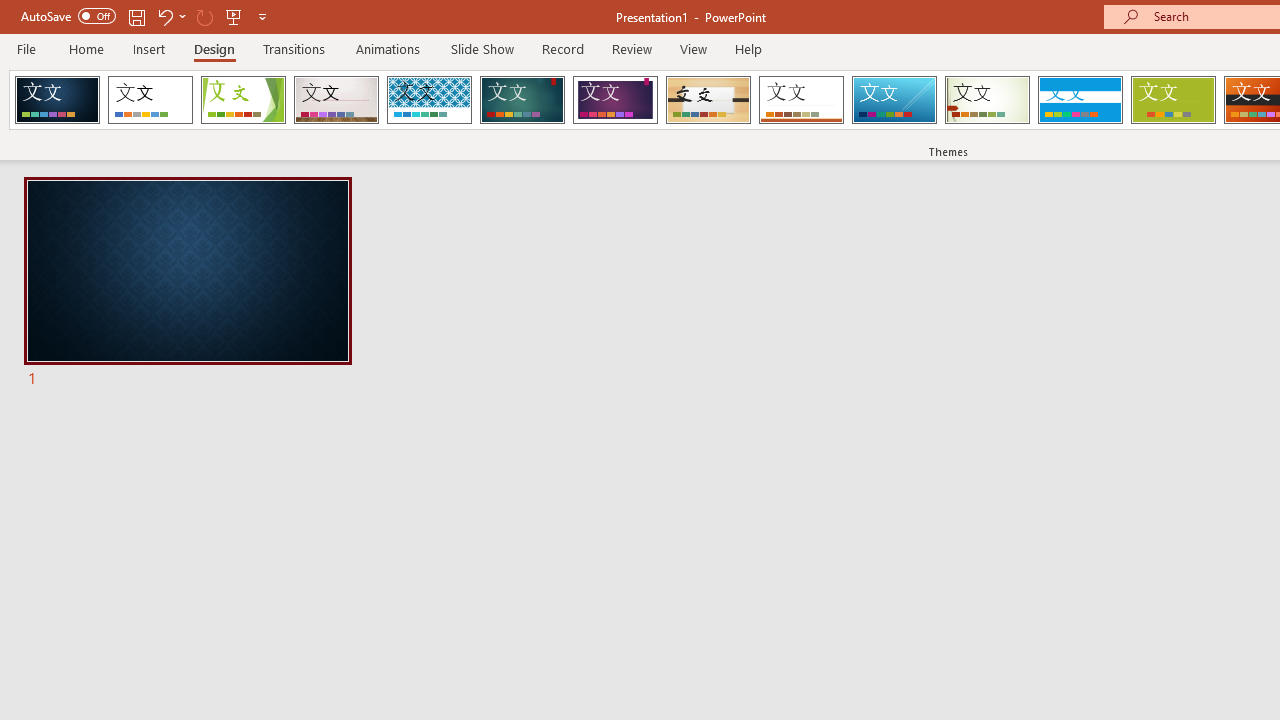  What do you see at coordinates (987, 100) in the screenshot?
I see `'Wisp Loading Preview...'` at bounding box center [987, 100].